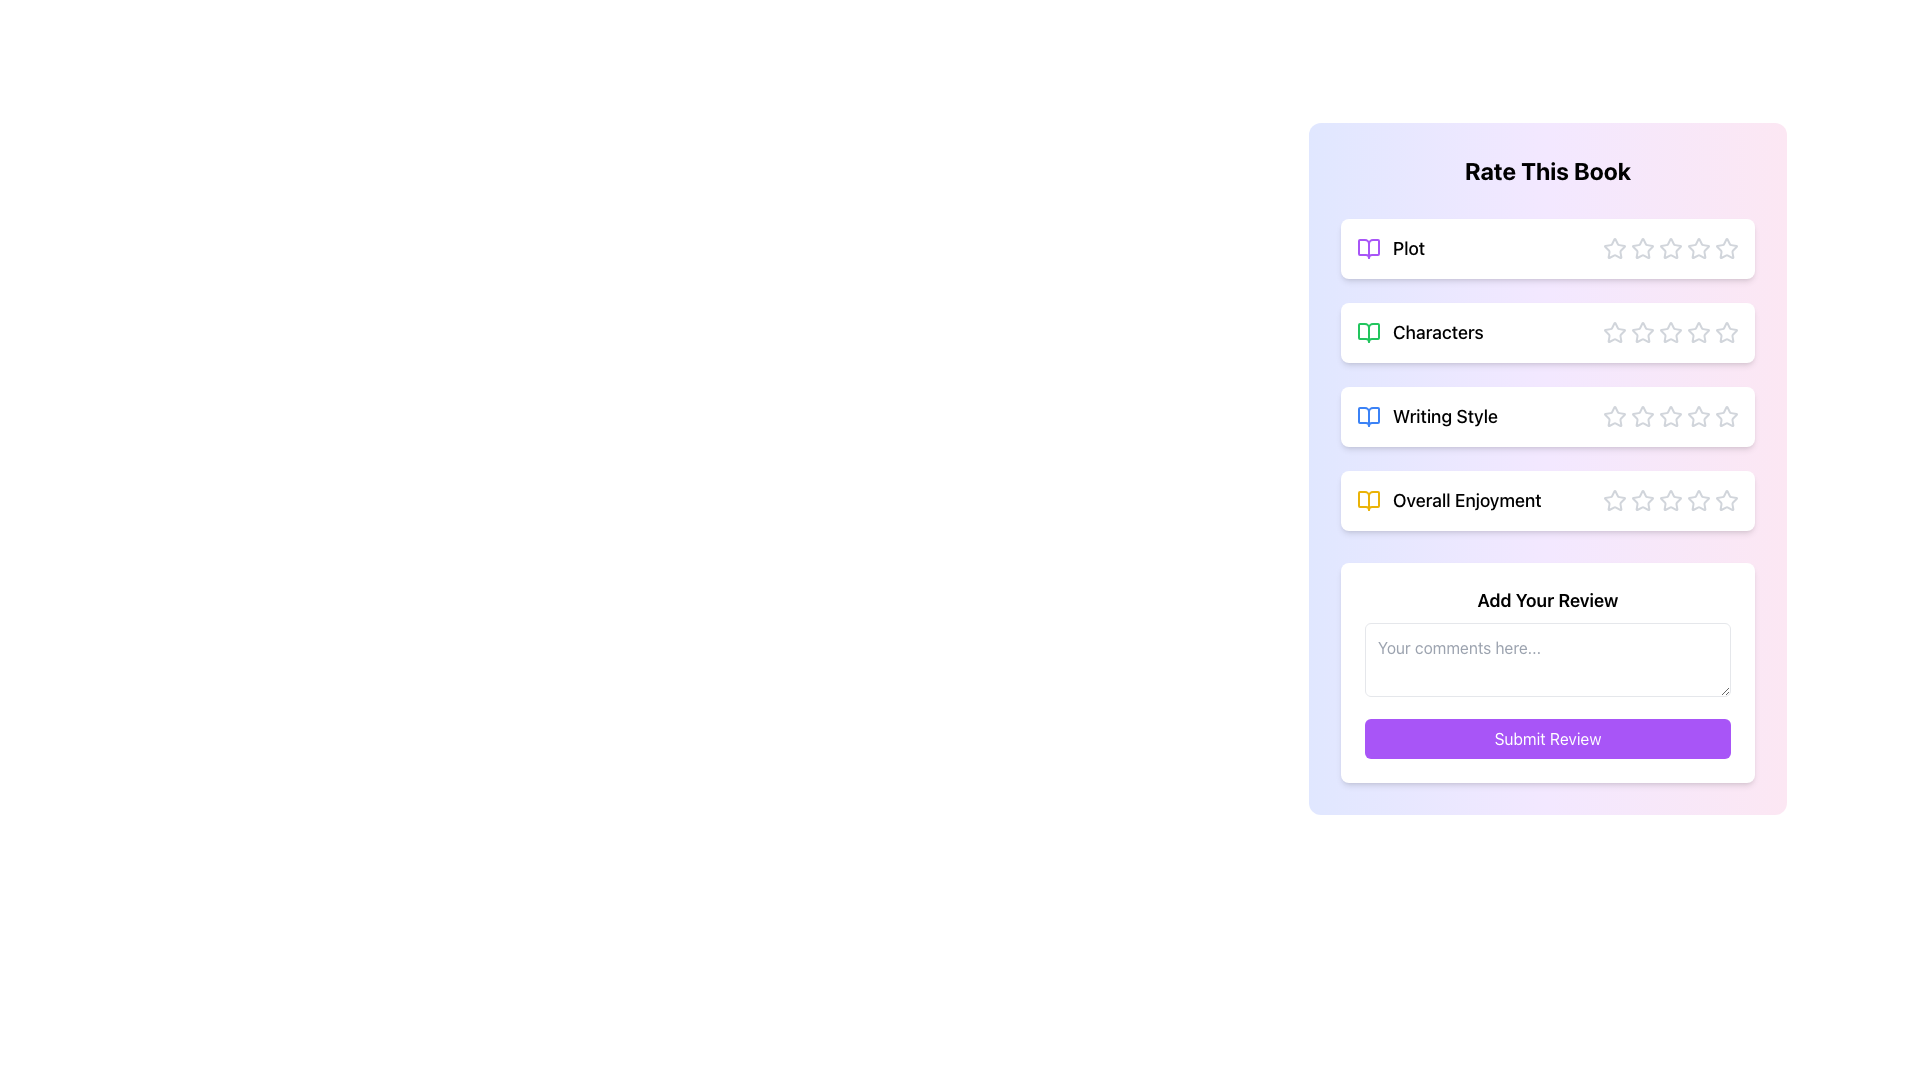  What do you see at coordinates (1614, 415) in the screenshot?
I see `the first hollow outline star icon in the rating section after the 'Writing Style' text label to rate it` at bounding box center [1614, 415].